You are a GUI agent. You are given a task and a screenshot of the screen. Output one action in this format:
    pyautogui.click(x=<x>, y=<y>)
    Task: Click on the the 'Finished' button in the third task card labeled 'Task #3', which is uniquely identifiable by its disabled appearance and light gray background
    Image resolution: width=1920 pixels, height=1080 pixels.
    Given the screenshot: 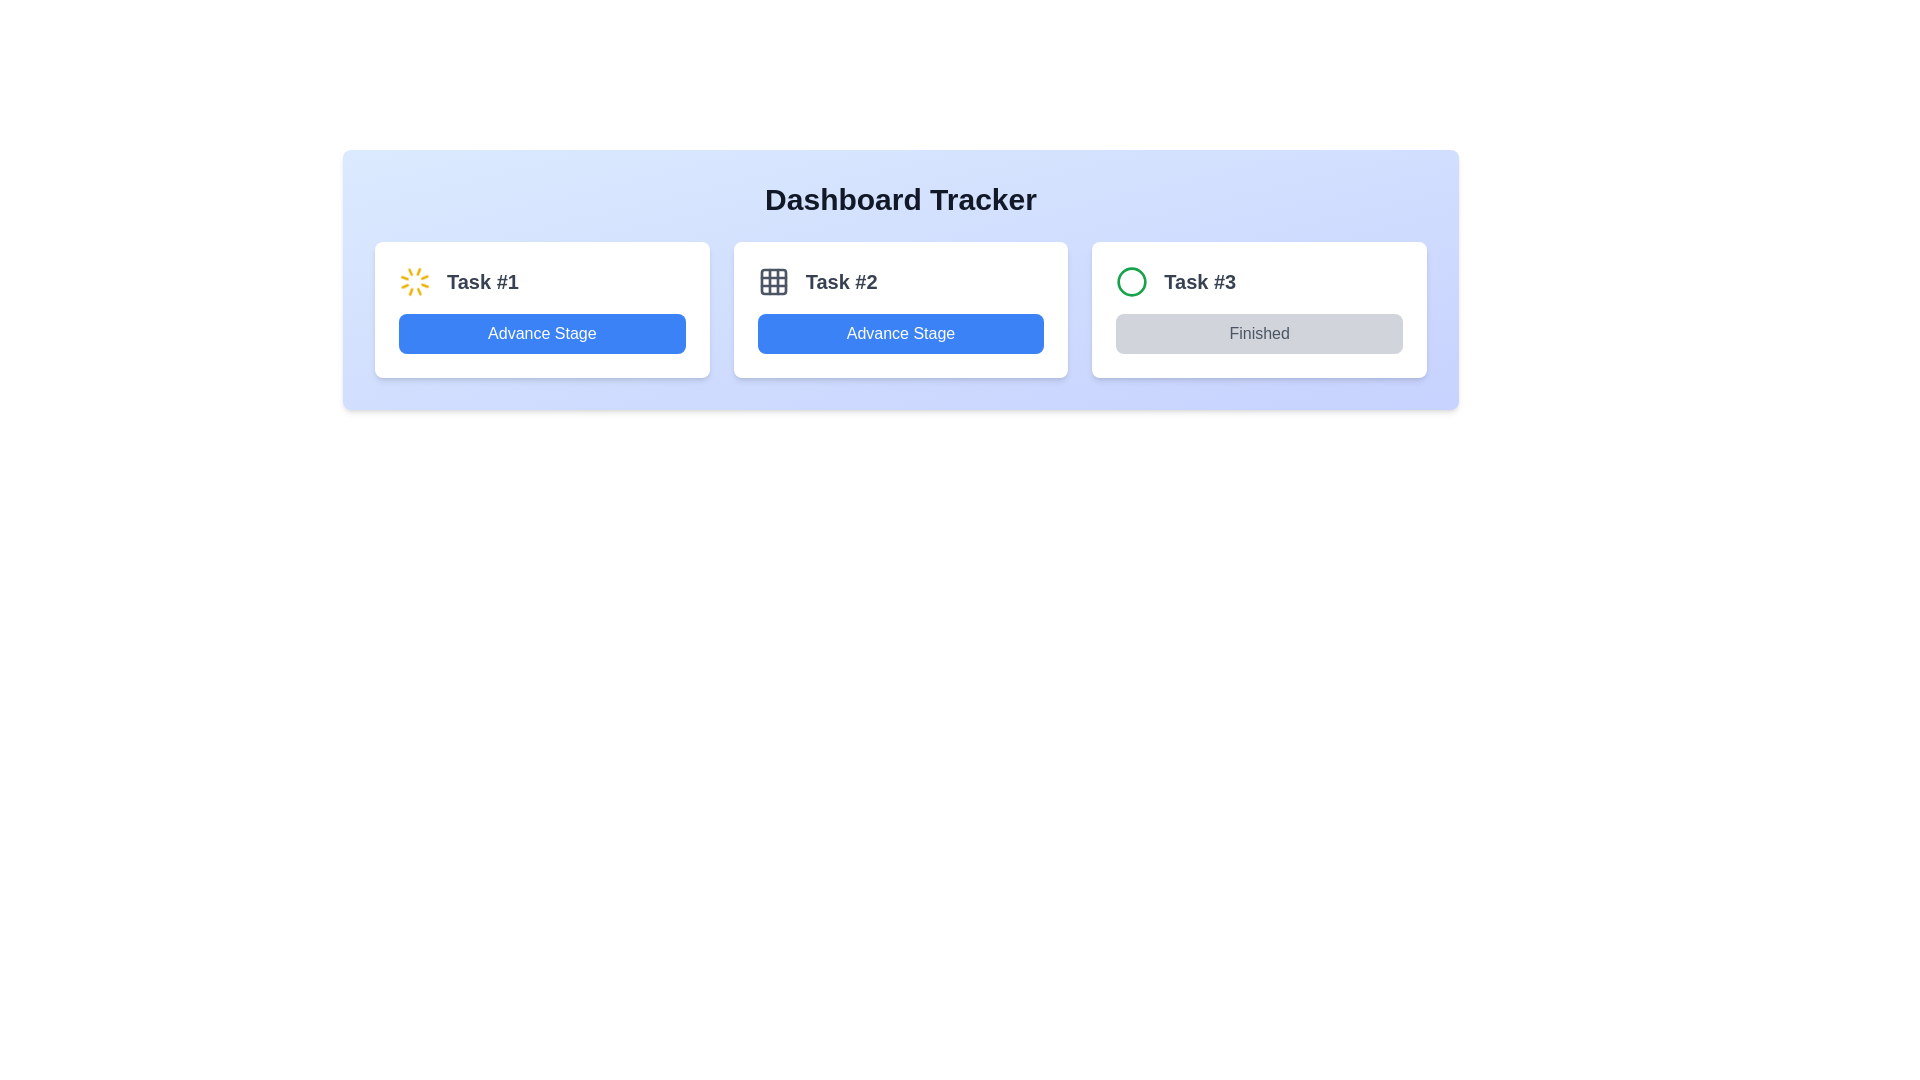 What is the action you would take?
    pyautogui.click(x=1258, y=333)
    